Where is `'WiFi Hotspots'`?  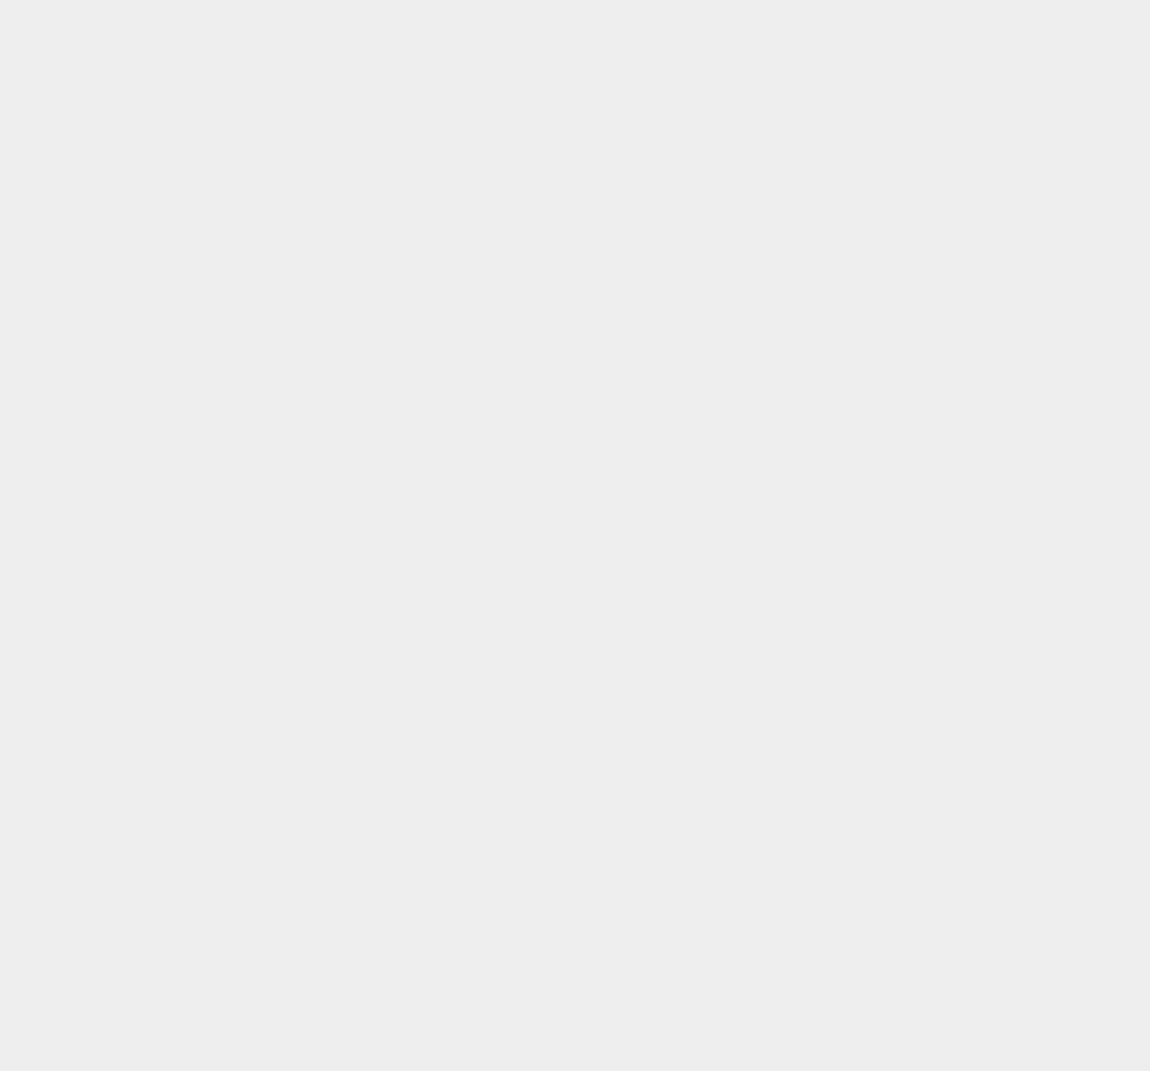
'WiFi Hotspots' is located at coordinates (855, 850).